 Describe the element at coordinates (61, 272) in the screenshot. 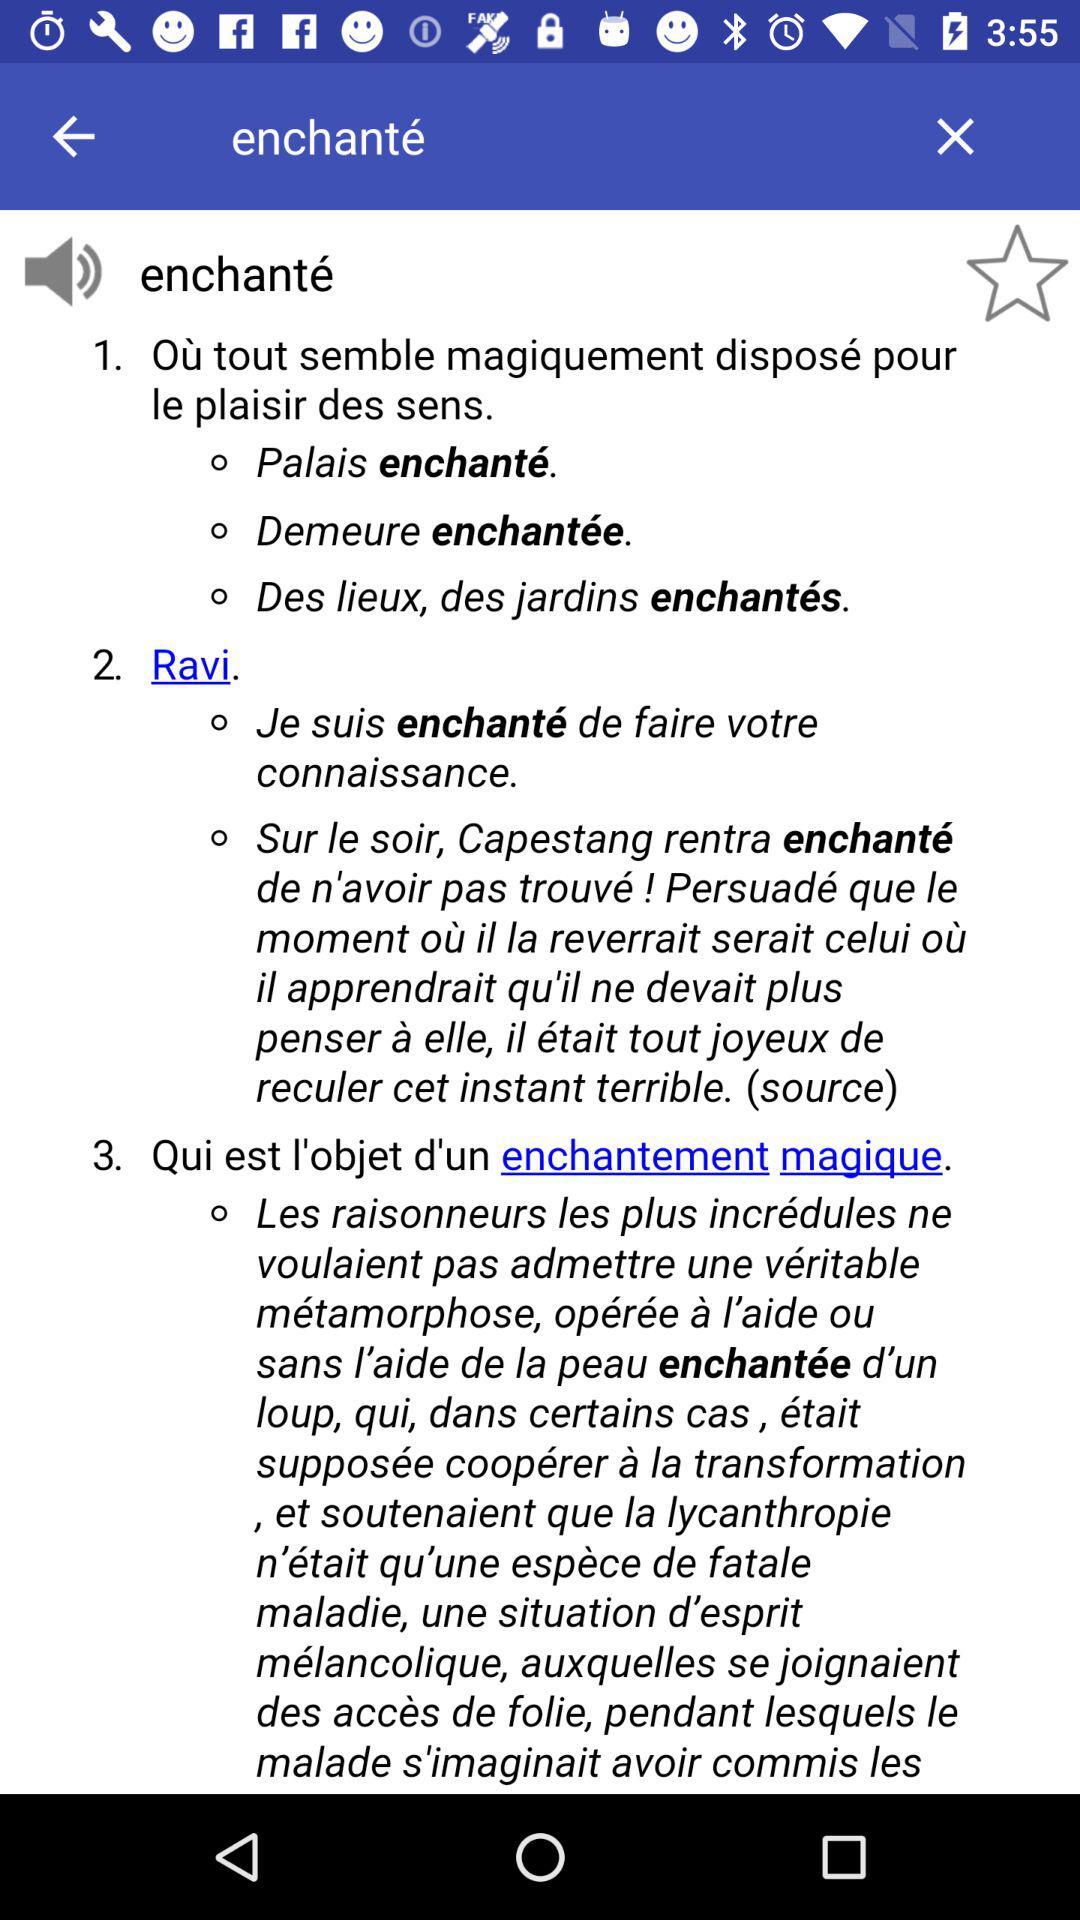

I see `the volume icon` at that location.